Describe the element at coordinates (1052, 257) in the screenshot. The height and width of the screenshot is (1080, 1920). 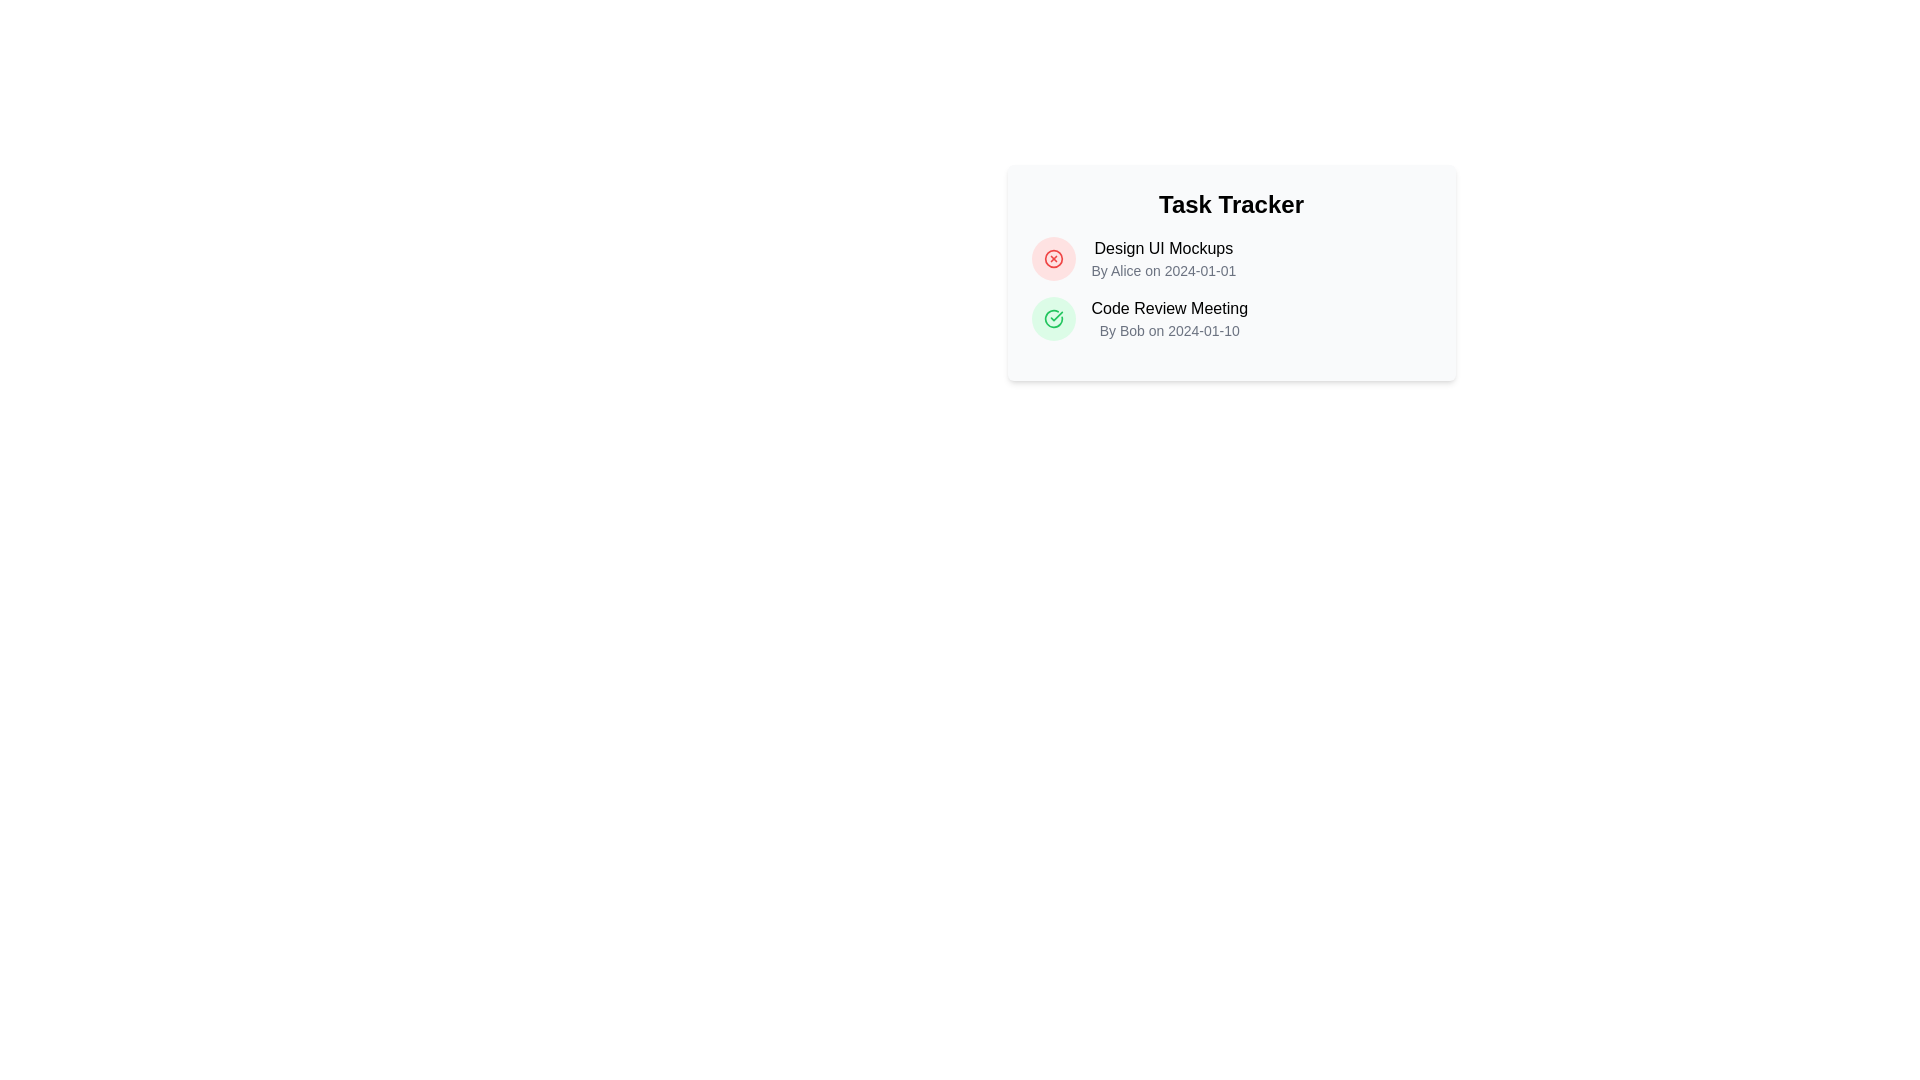
I see `the status icon located` at that location.